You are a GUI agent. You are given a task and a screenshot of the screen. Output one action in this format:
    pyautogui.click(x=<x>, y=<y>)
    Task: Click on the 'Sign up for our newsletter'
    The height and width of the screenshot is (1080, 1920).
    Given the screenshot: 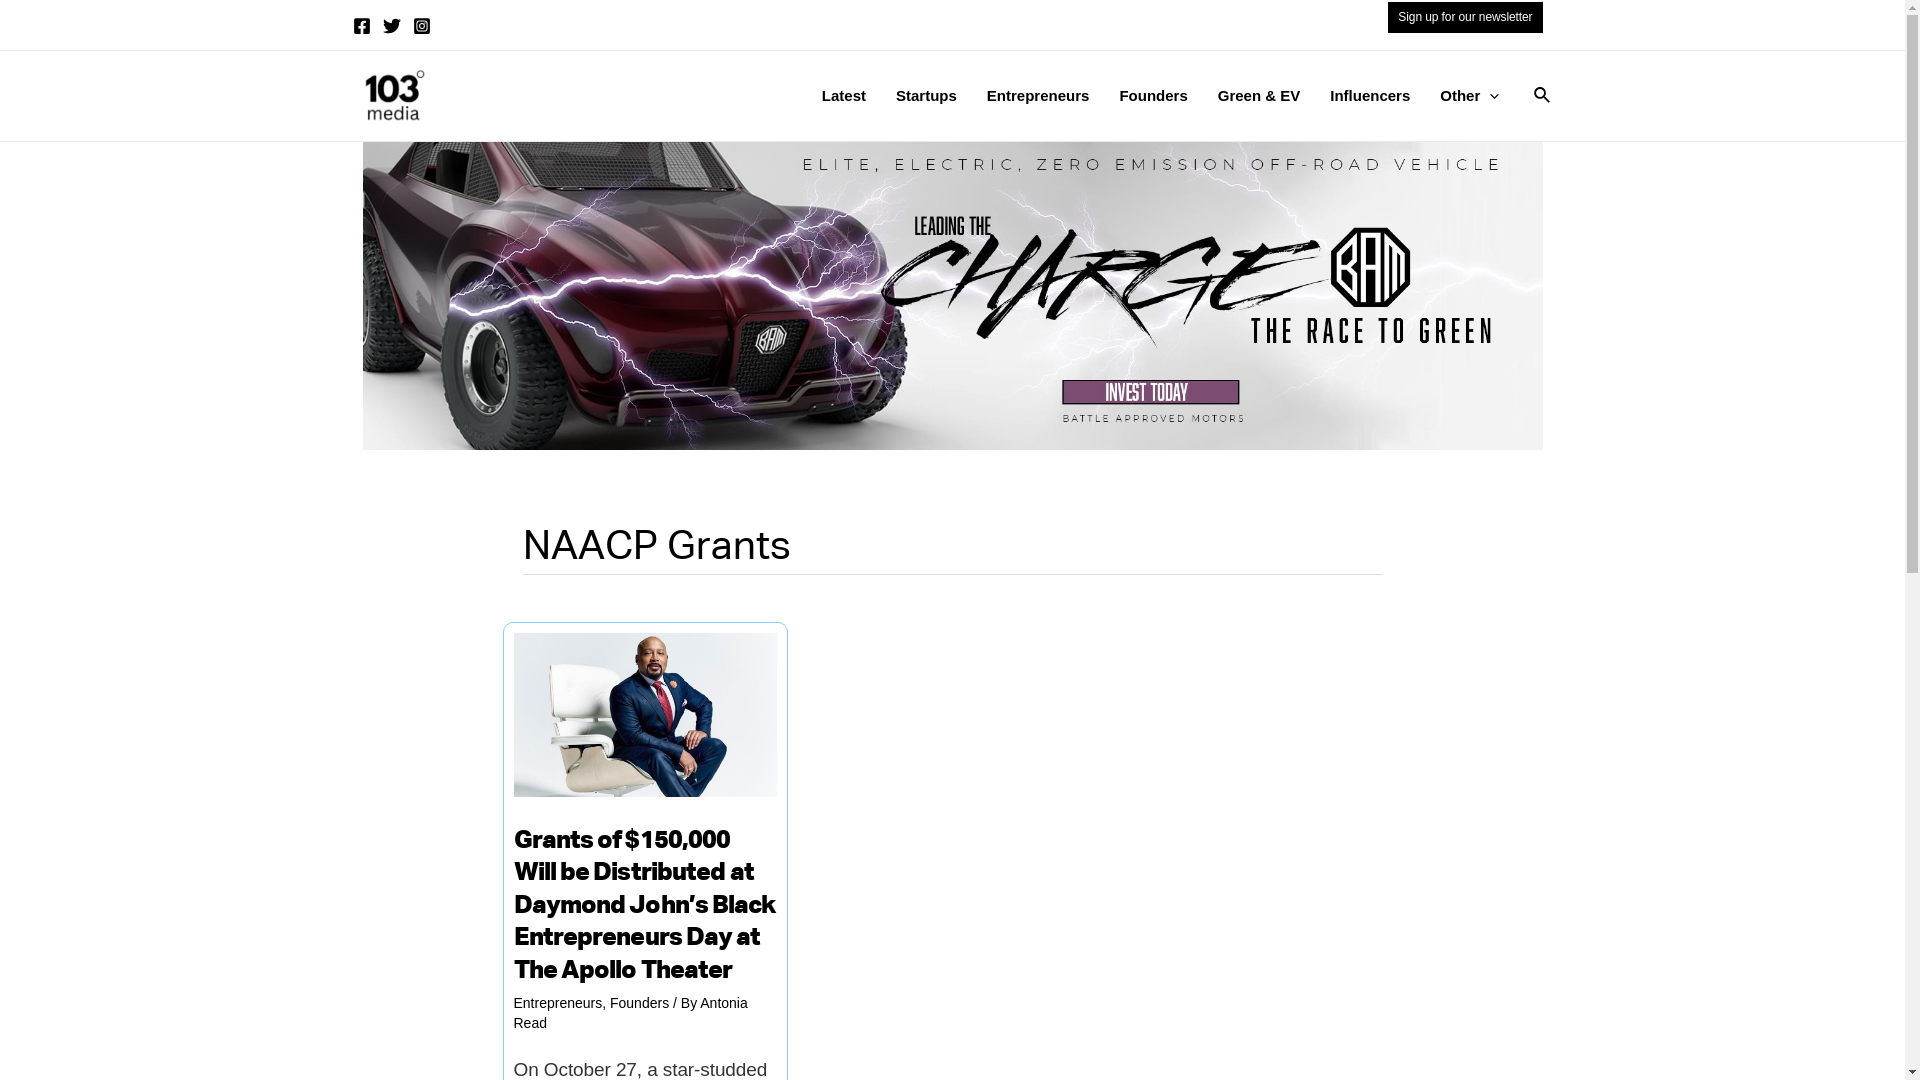 What is the action you would take?
    pyautogui.click(x=1464, y=16)
    